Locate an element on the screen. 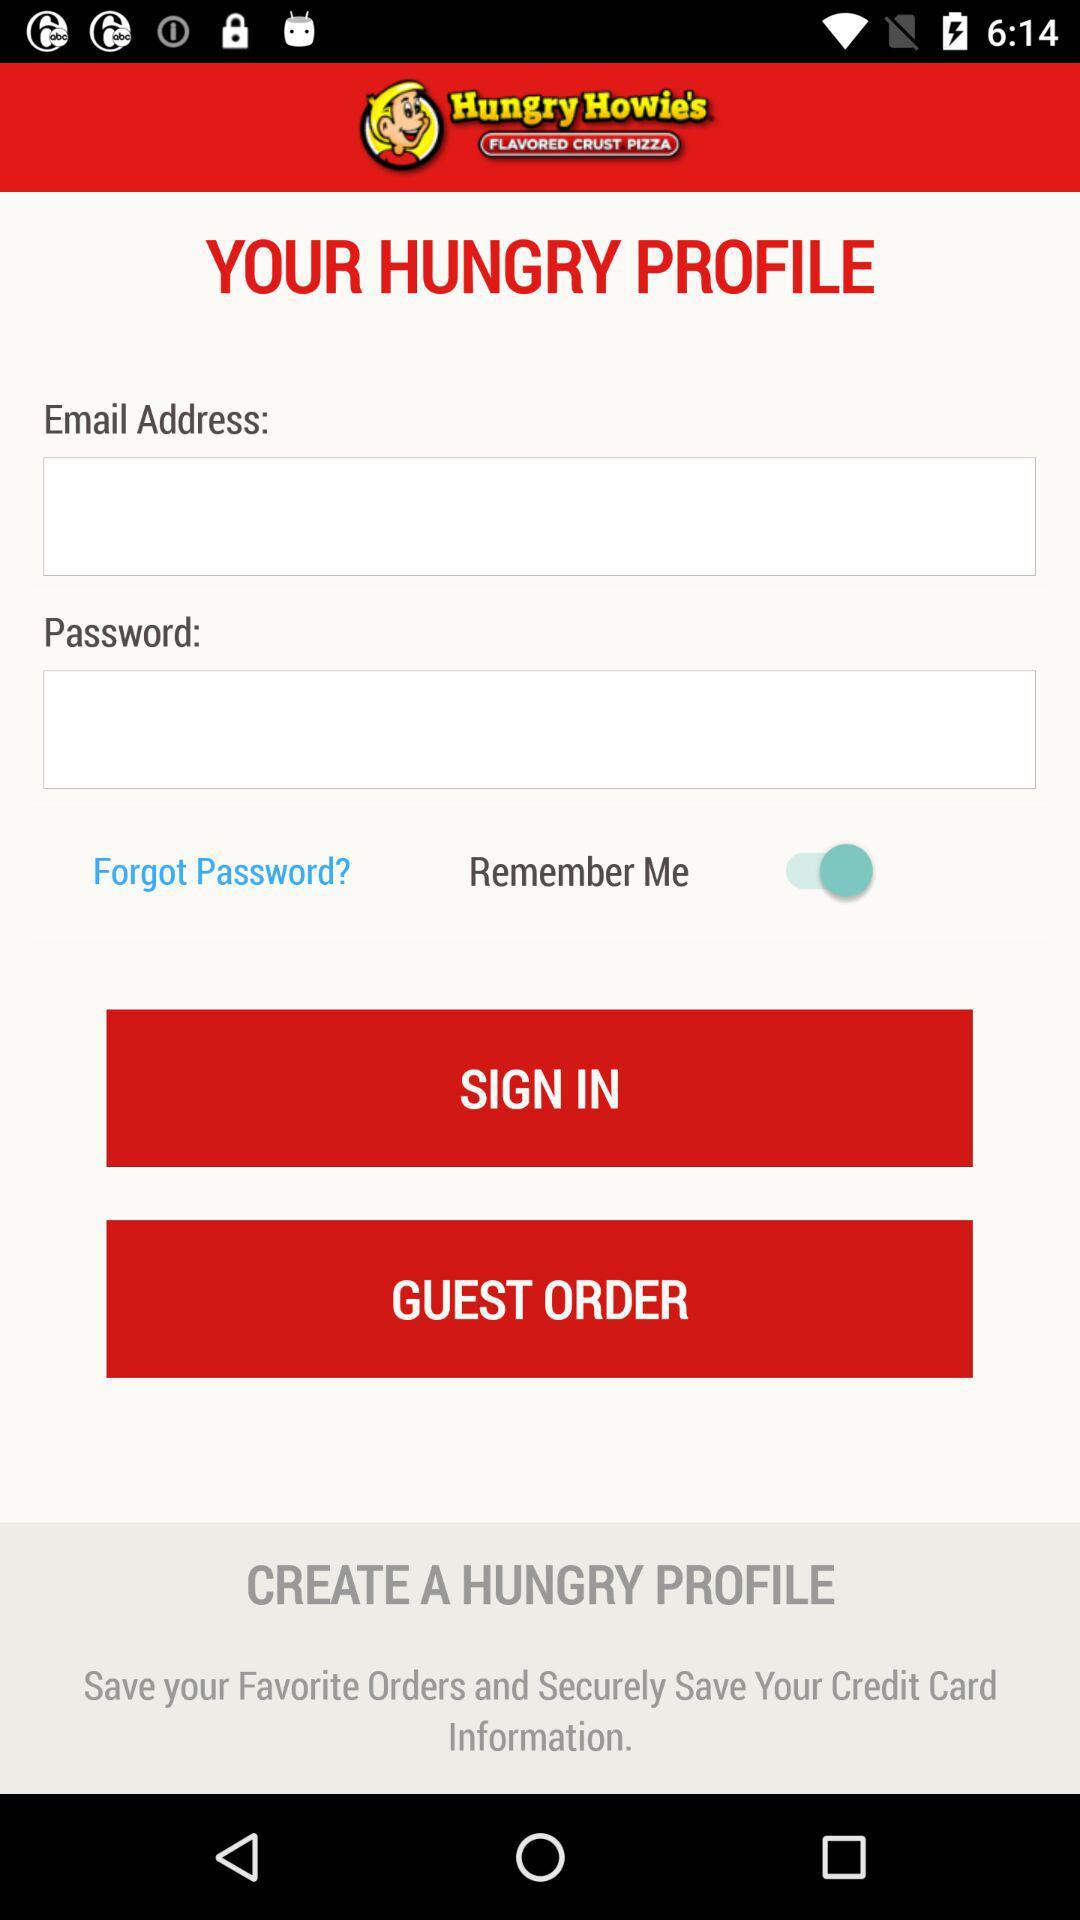 This screenshot has width=1080, height=1920. the item to the left of remember me item is located at coordinates (222, 870).